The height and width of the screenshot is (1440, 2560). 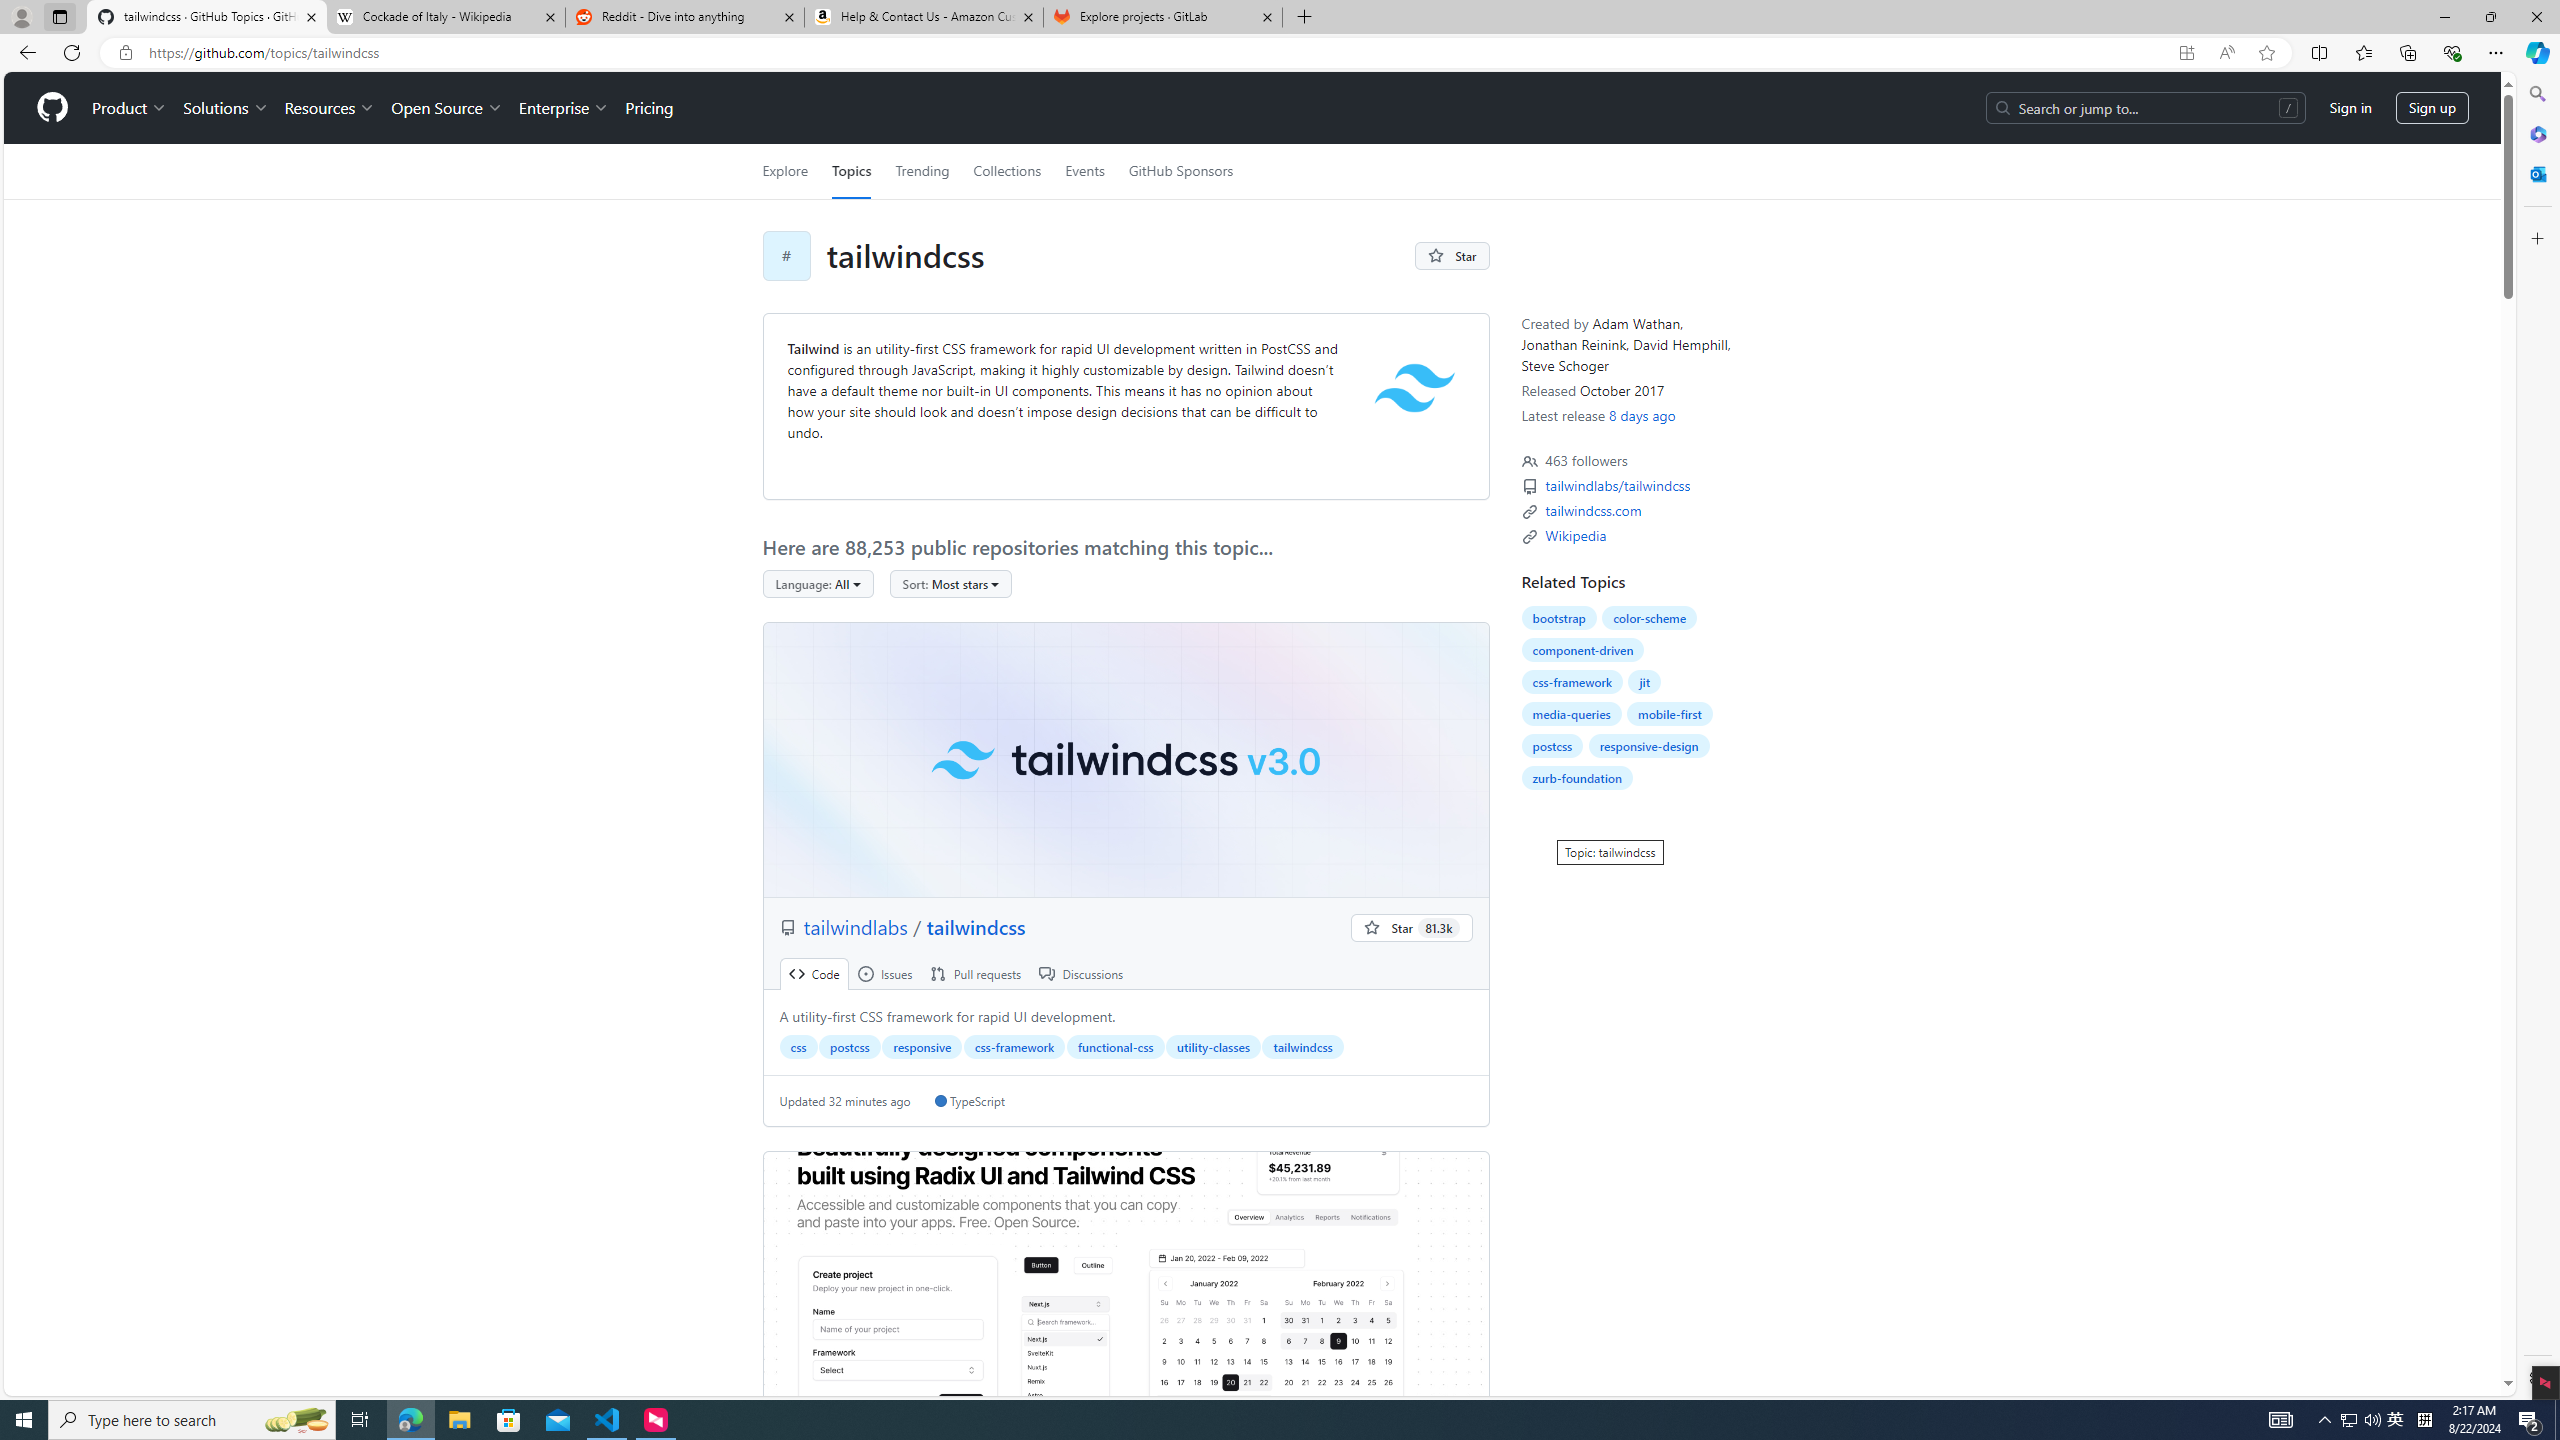 What do you see at coordinates (975, 973) in the screenshot?
I see `' Pull requests'` at bounding box center [975, 973].